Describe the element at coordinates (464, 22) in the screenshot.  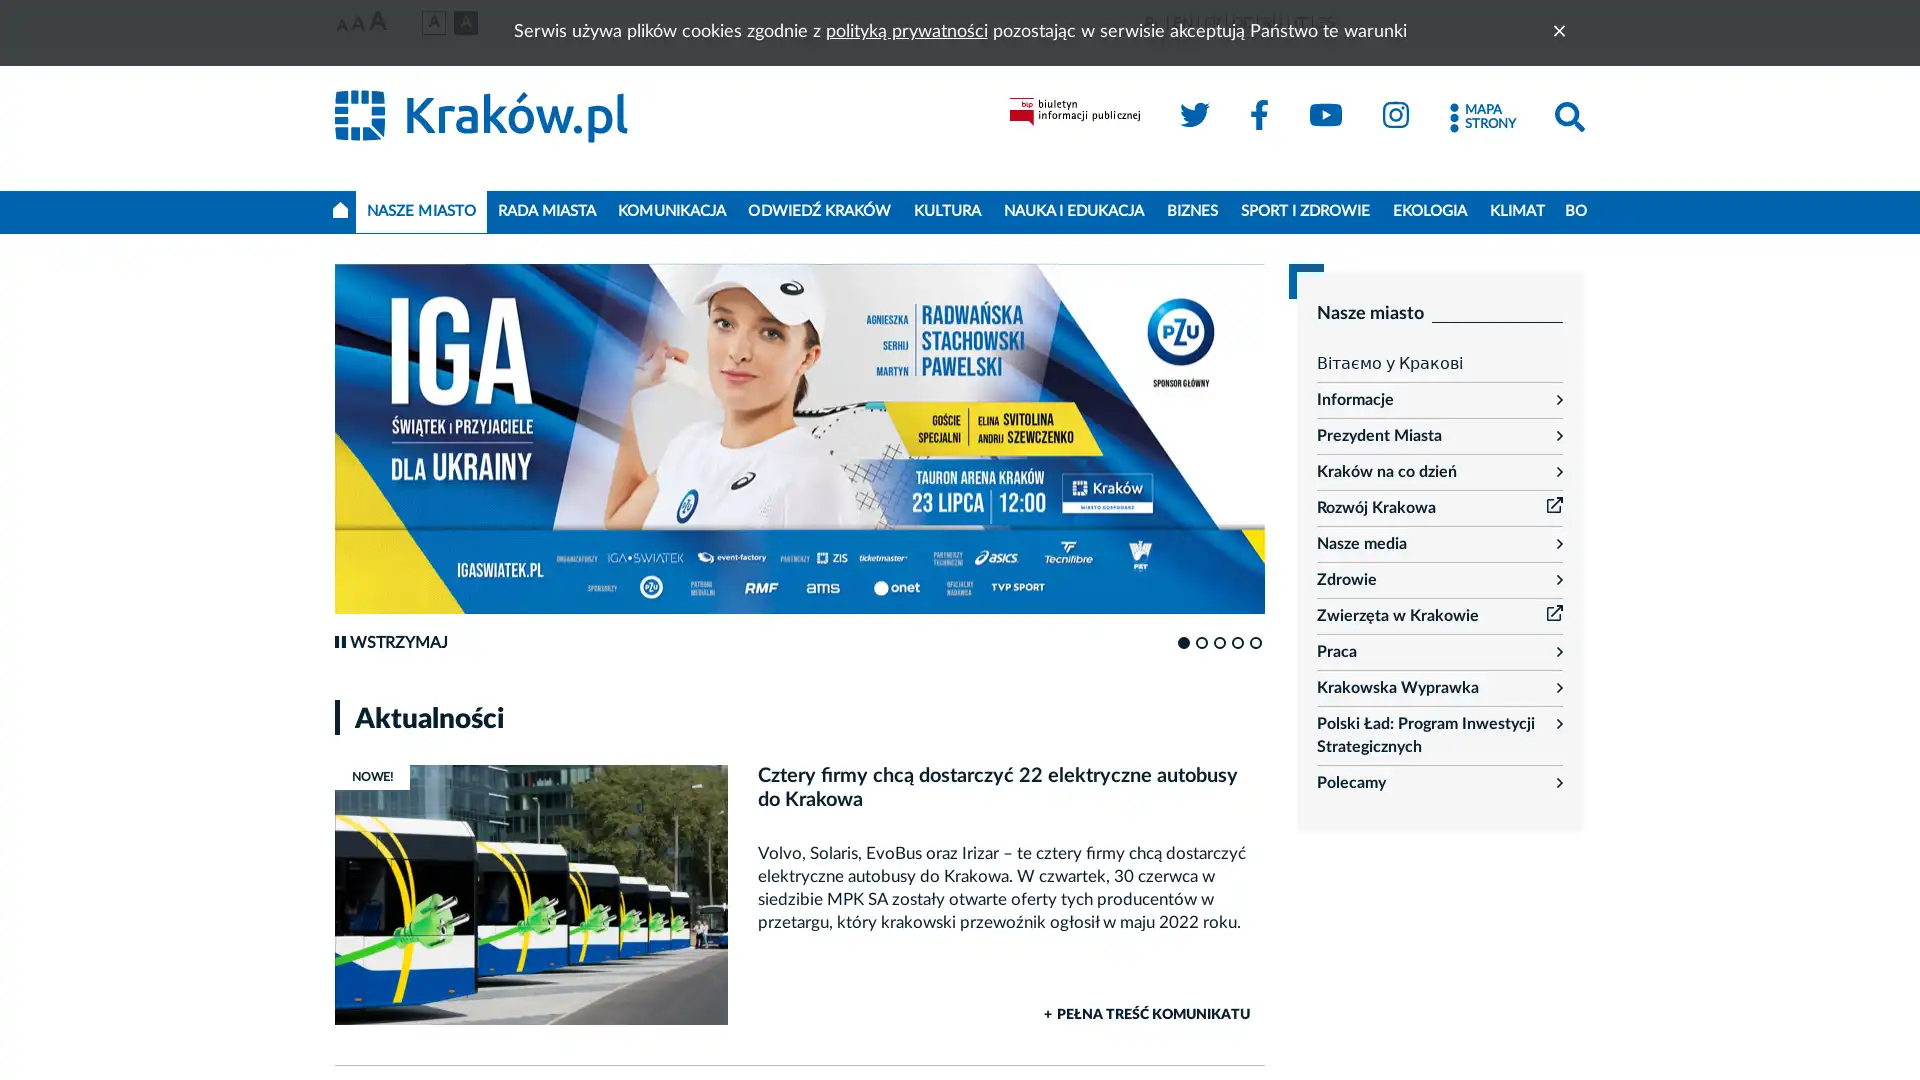
I see `Wersja czarno-zota` at that location.